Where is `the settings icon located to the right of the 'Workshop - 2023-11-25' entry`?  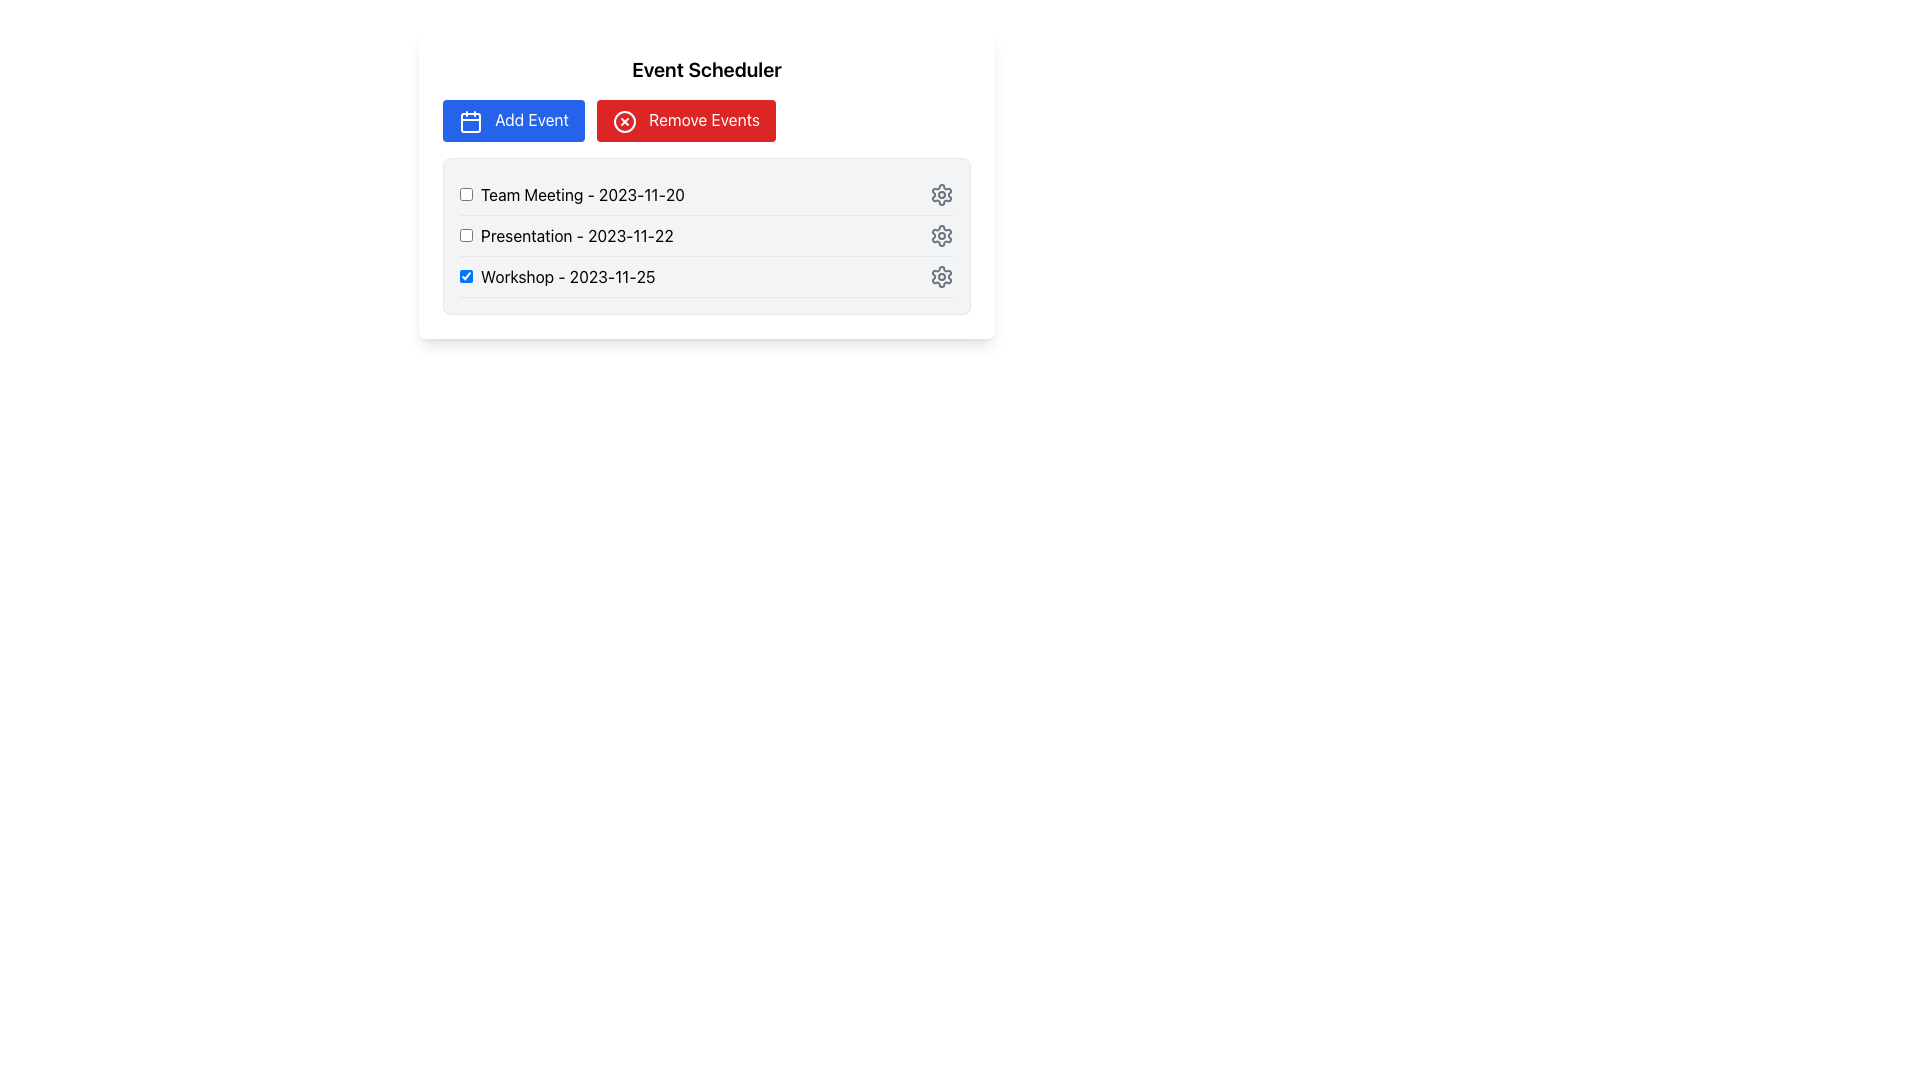
the settings icon located to the right of the 'Workshop - 2023-11-25' entry is located at coordinates (940, 276).